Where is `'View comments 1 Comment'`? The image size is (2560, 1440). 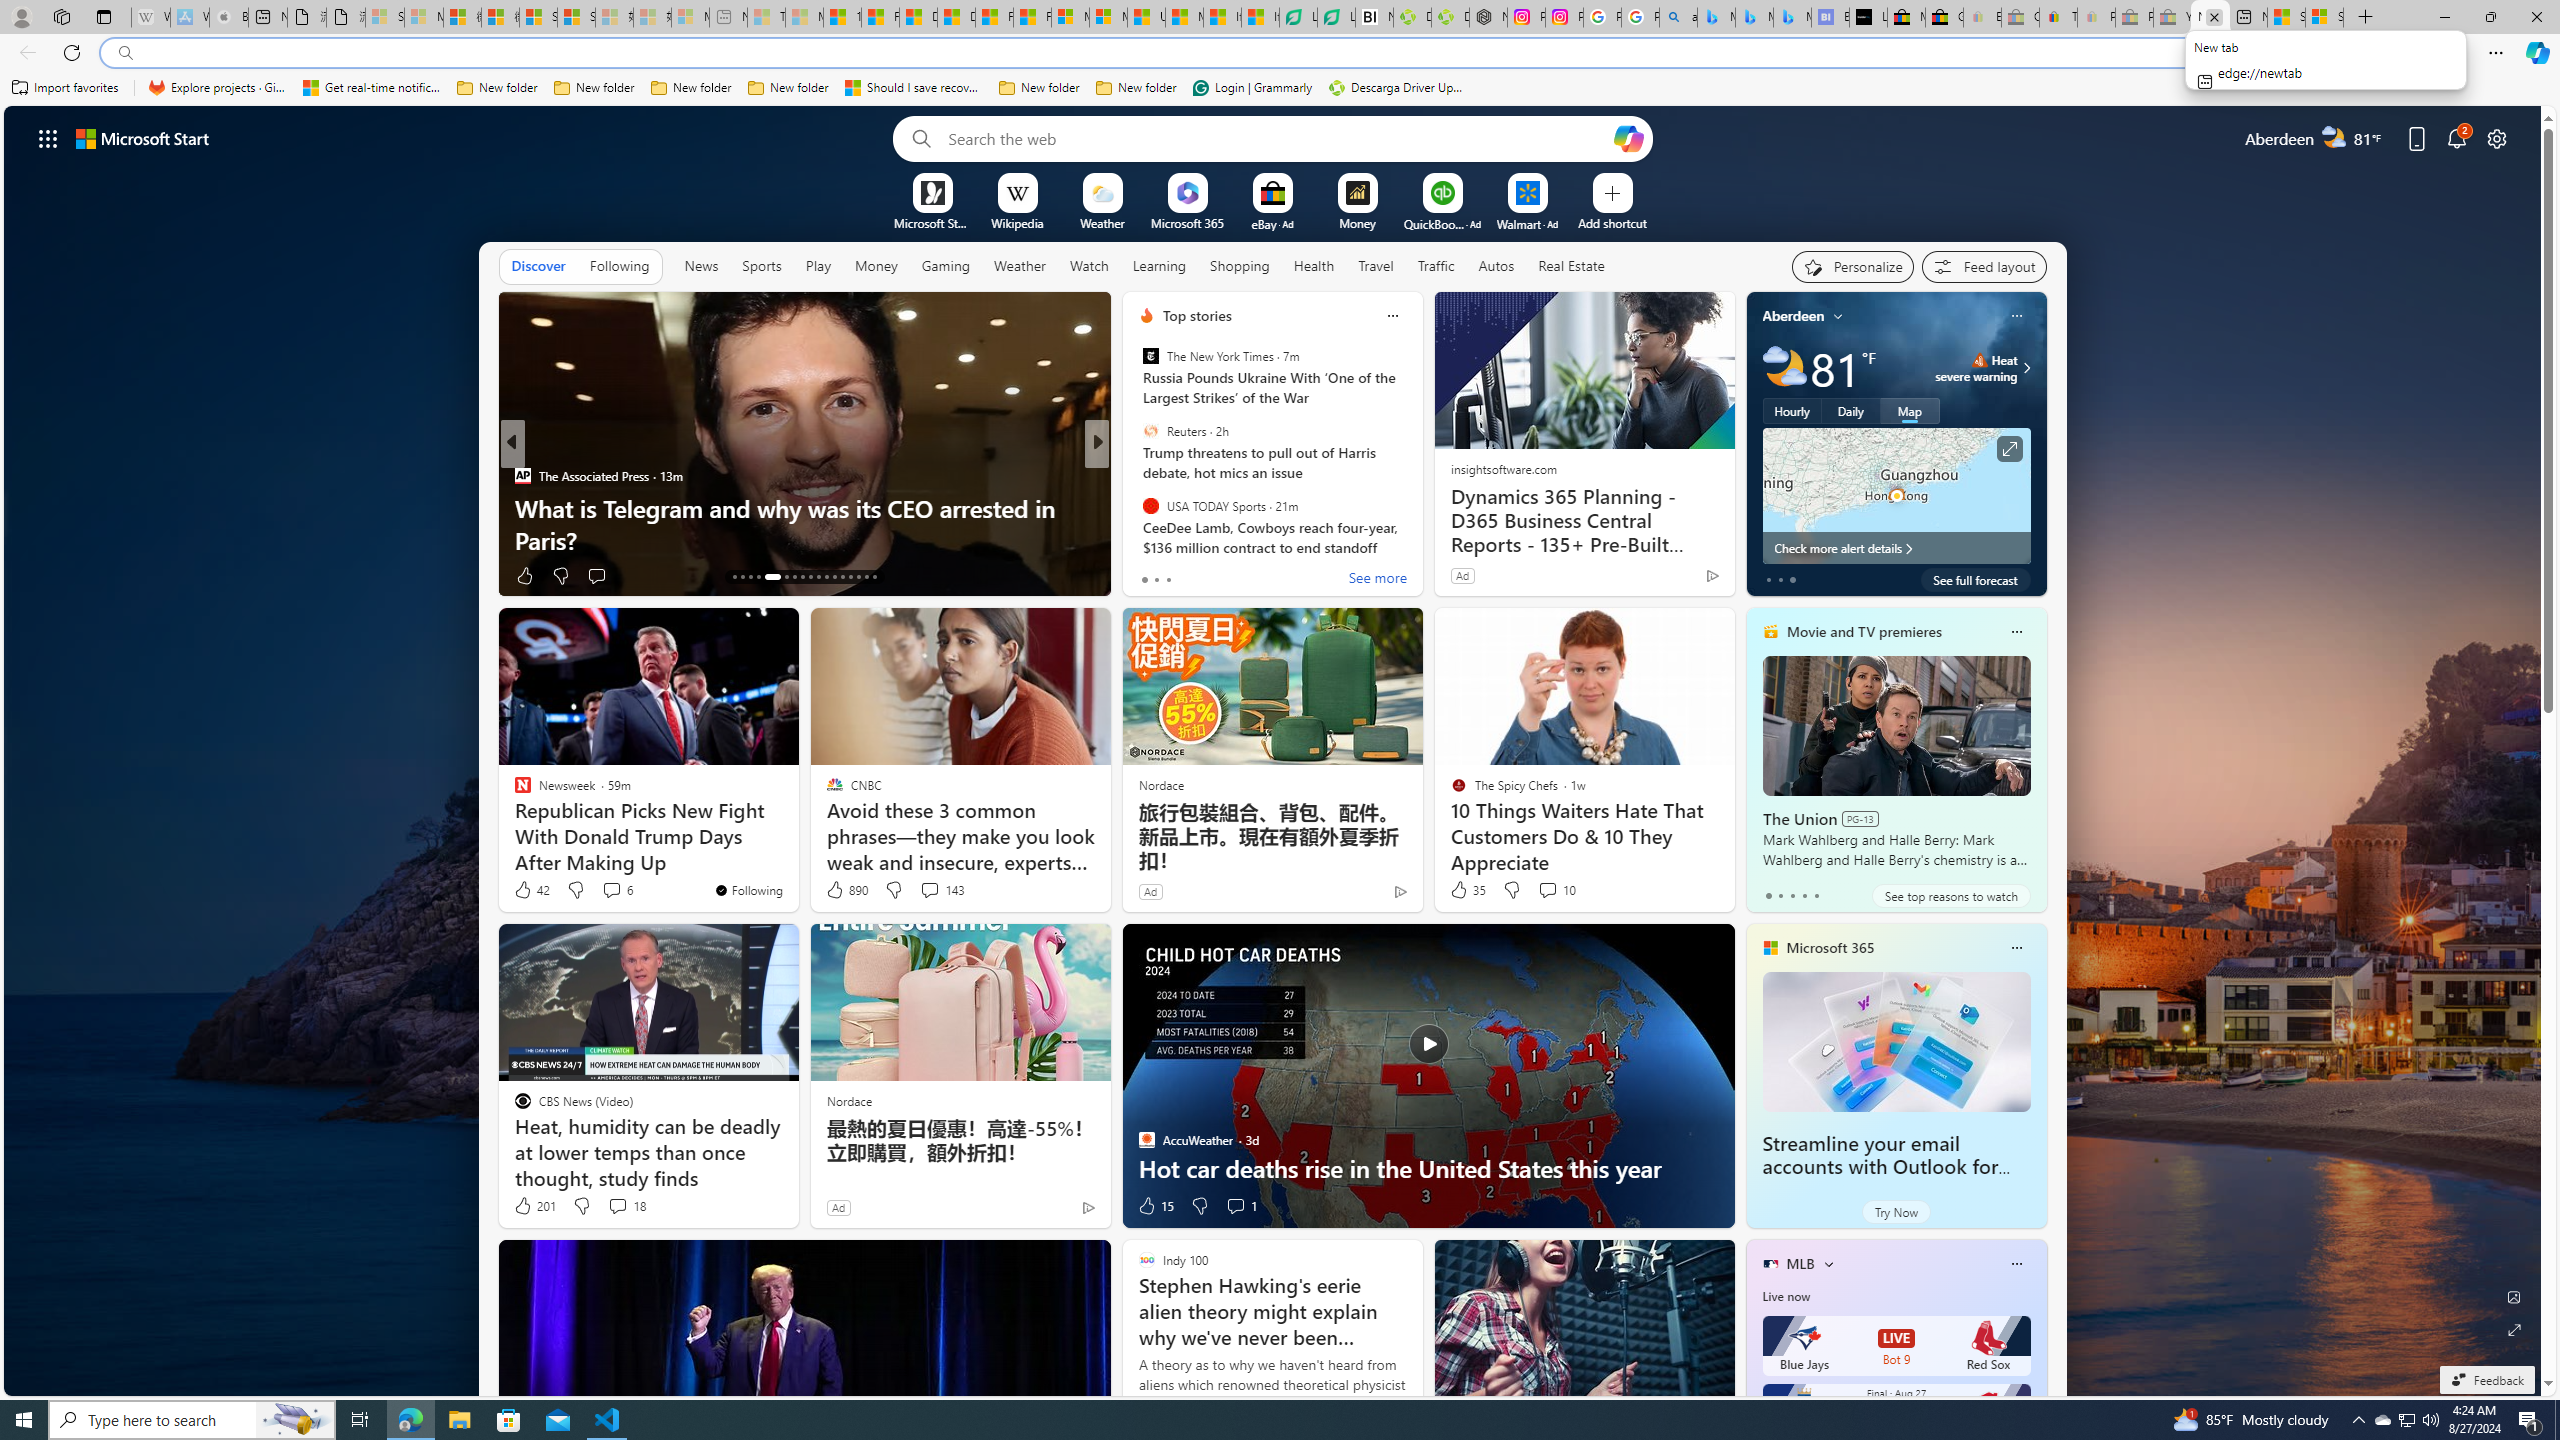 'View comments 1 Comment' is located at coordinates (1239, 1206).